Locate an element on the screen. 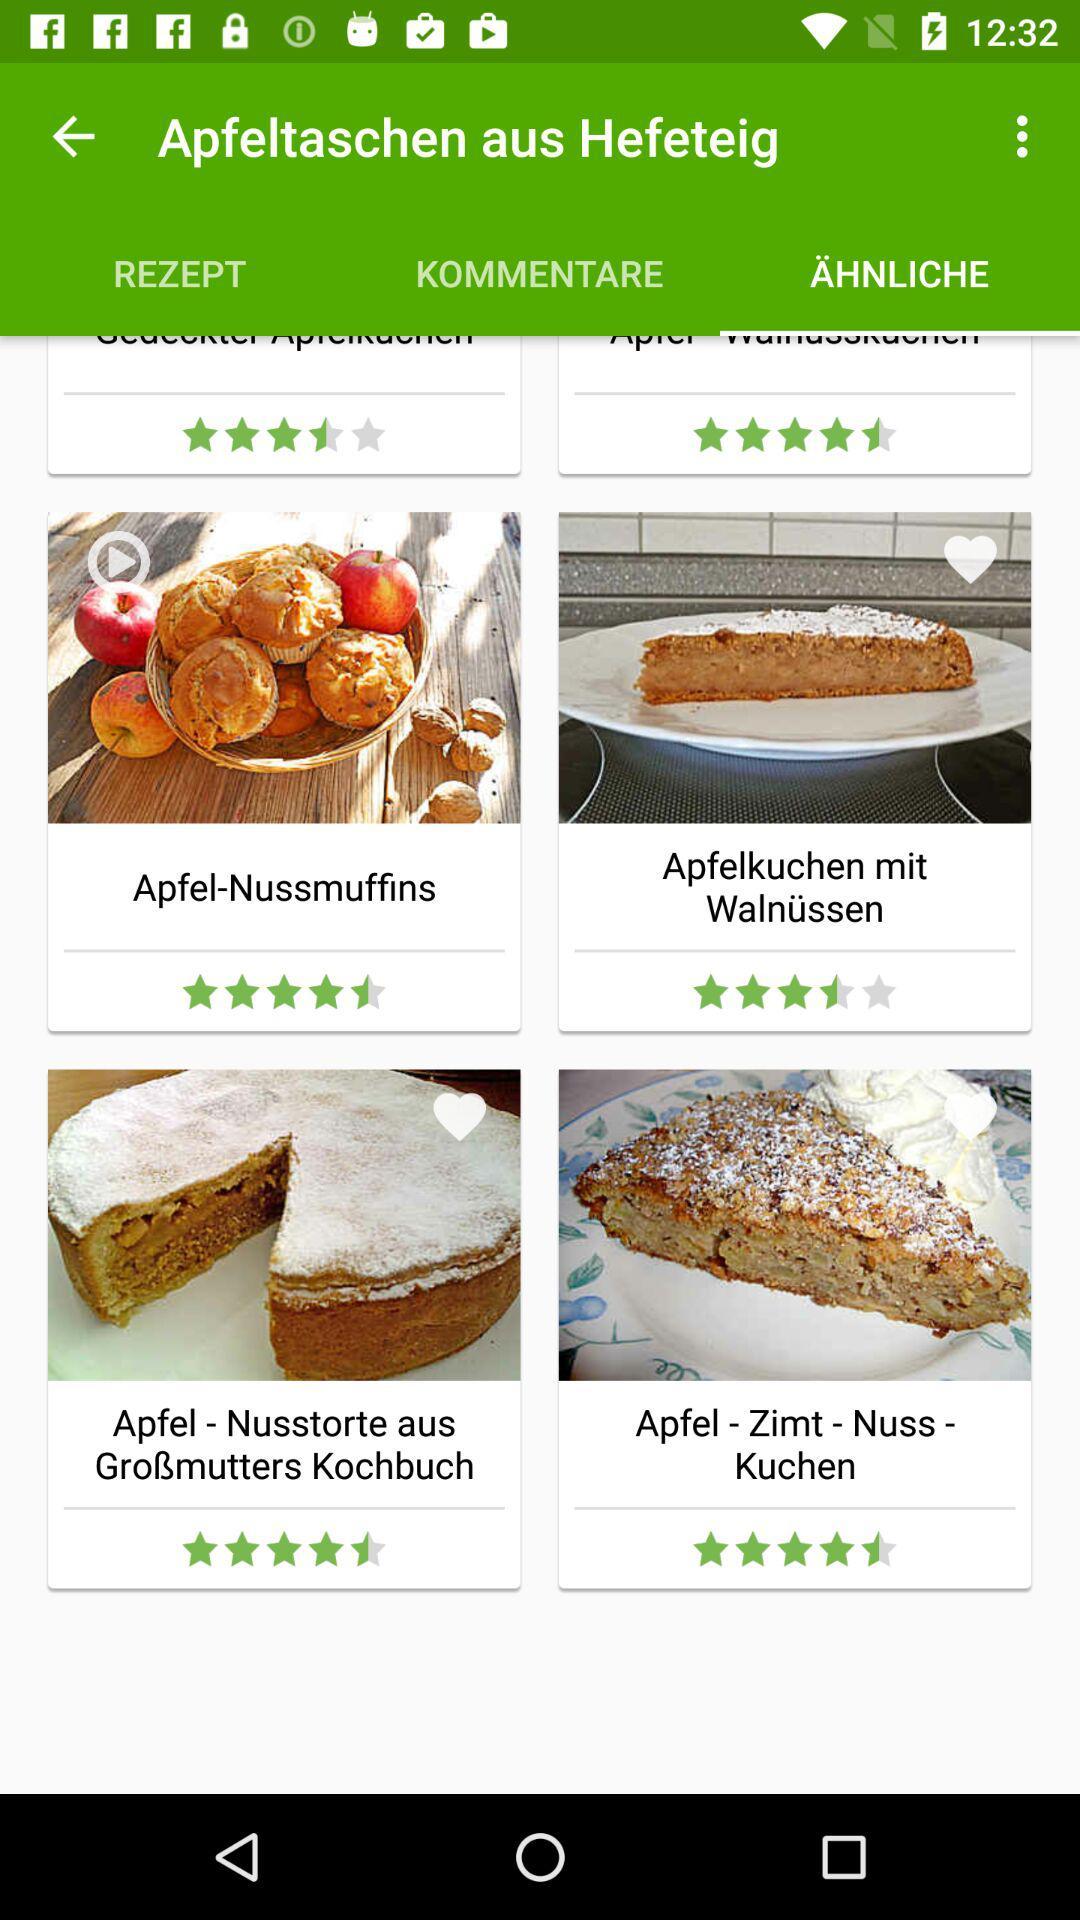 This screenshot has width=1080, height=1920. icon above the apfel zimt nuss icon is located at coordinates (969, 1115).